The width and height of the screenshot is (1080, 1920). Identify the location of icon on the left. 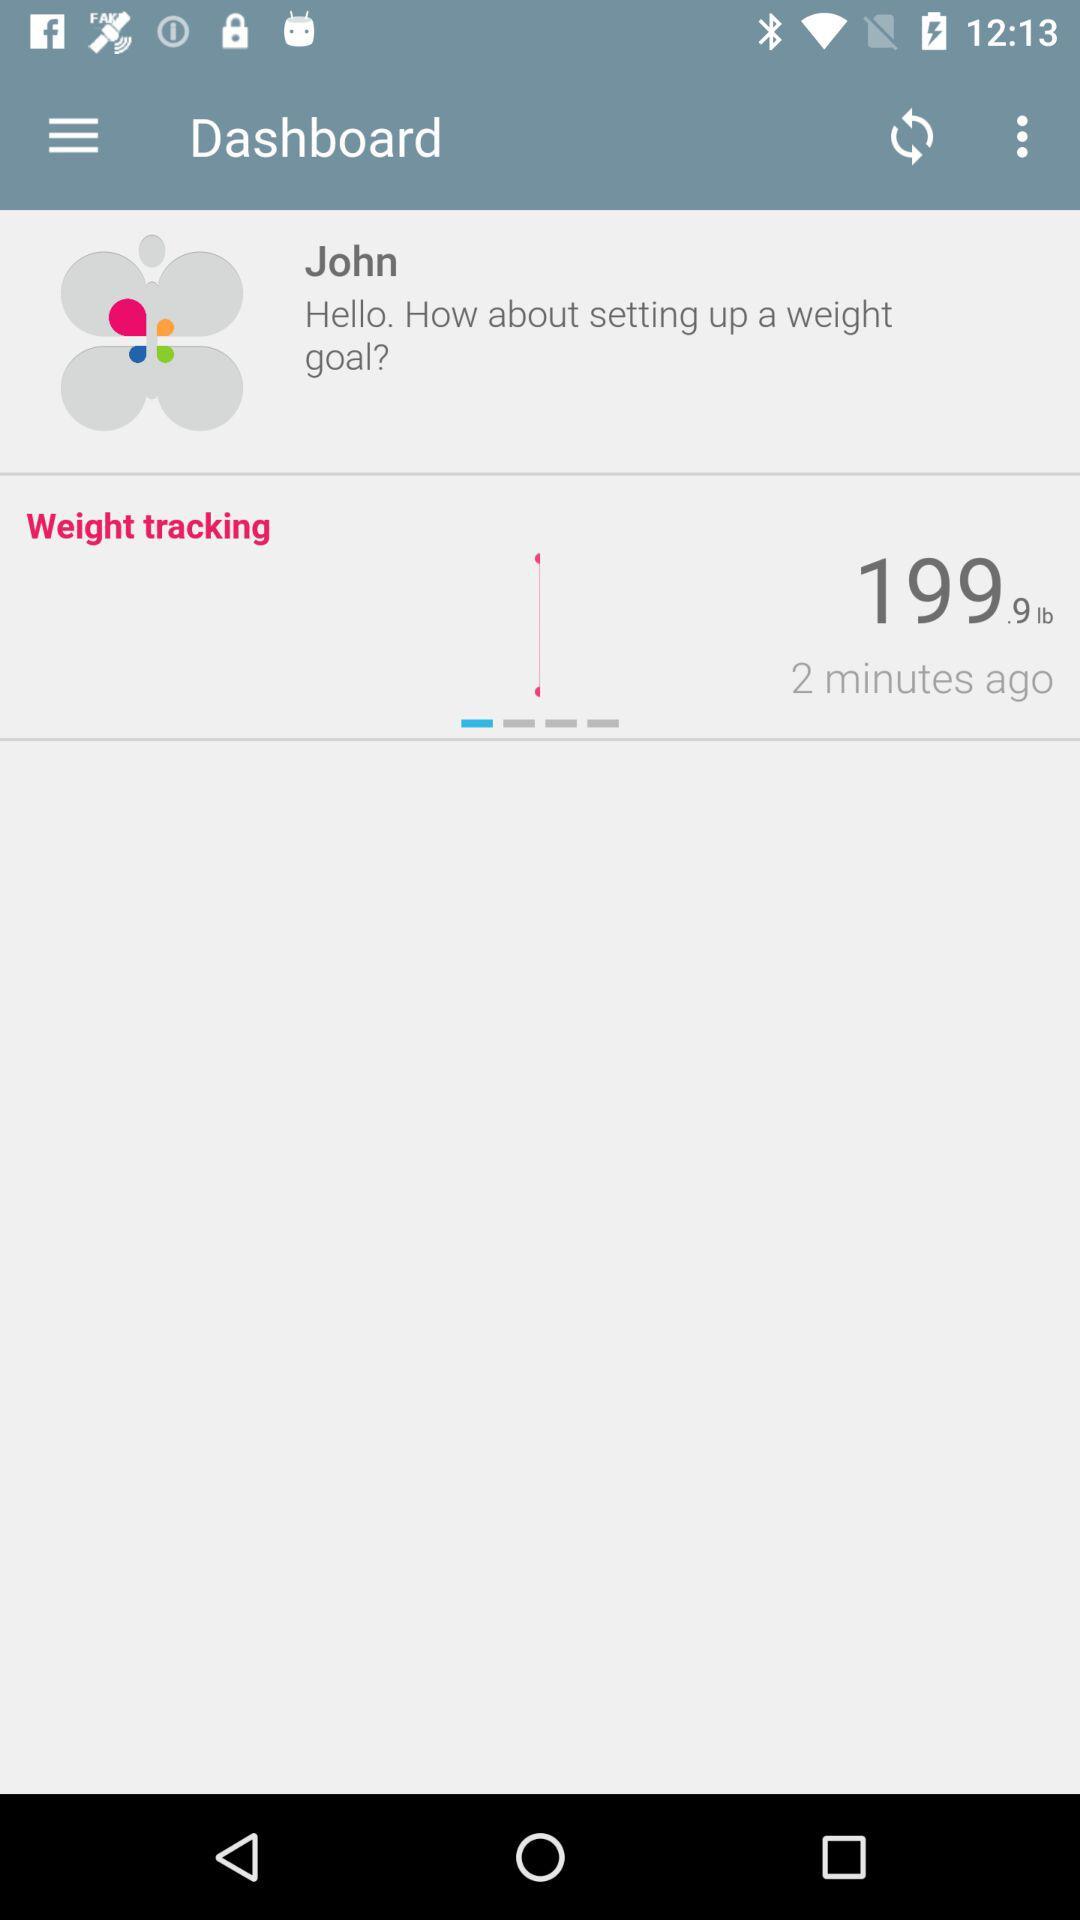
(13, 1002).